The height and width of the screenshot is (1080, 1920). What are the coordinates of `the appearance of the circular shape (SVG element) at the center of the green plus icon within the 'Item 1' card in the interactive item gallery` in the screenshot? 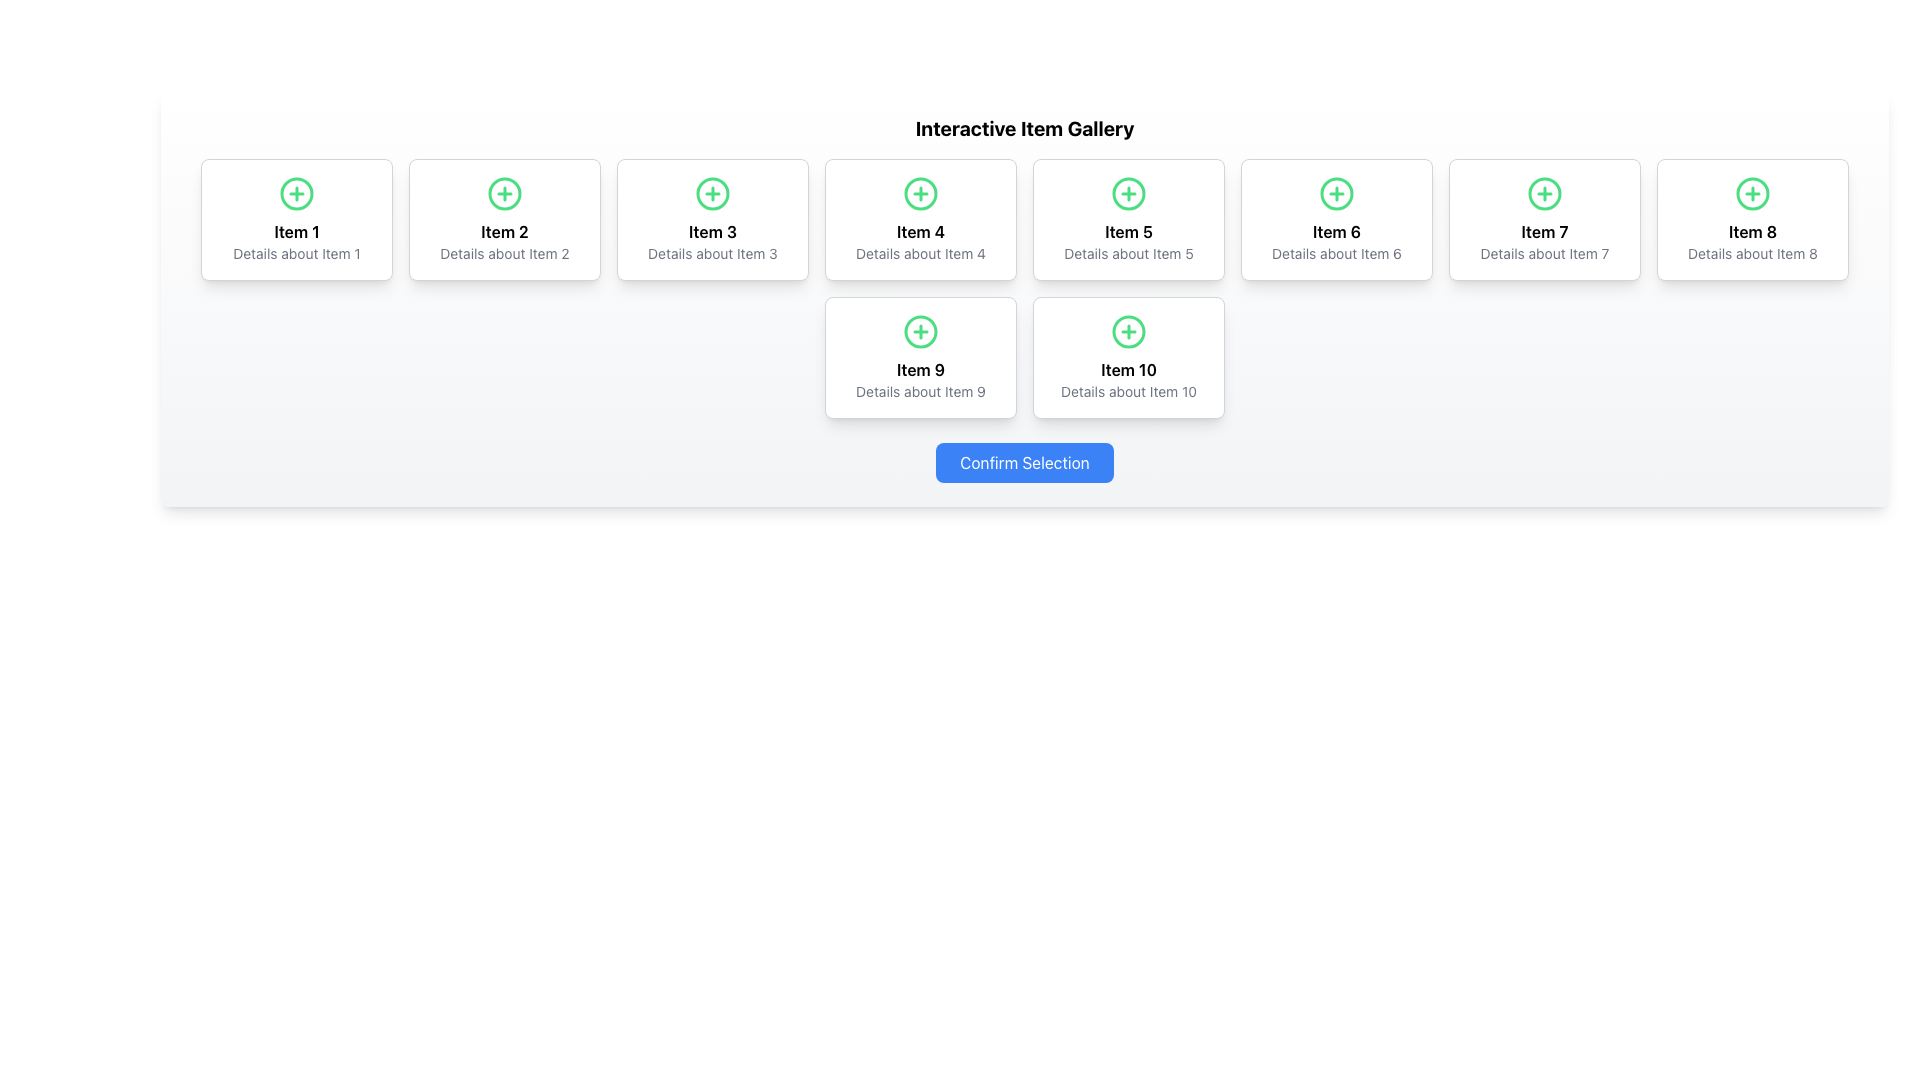 It's located at (296, 193).